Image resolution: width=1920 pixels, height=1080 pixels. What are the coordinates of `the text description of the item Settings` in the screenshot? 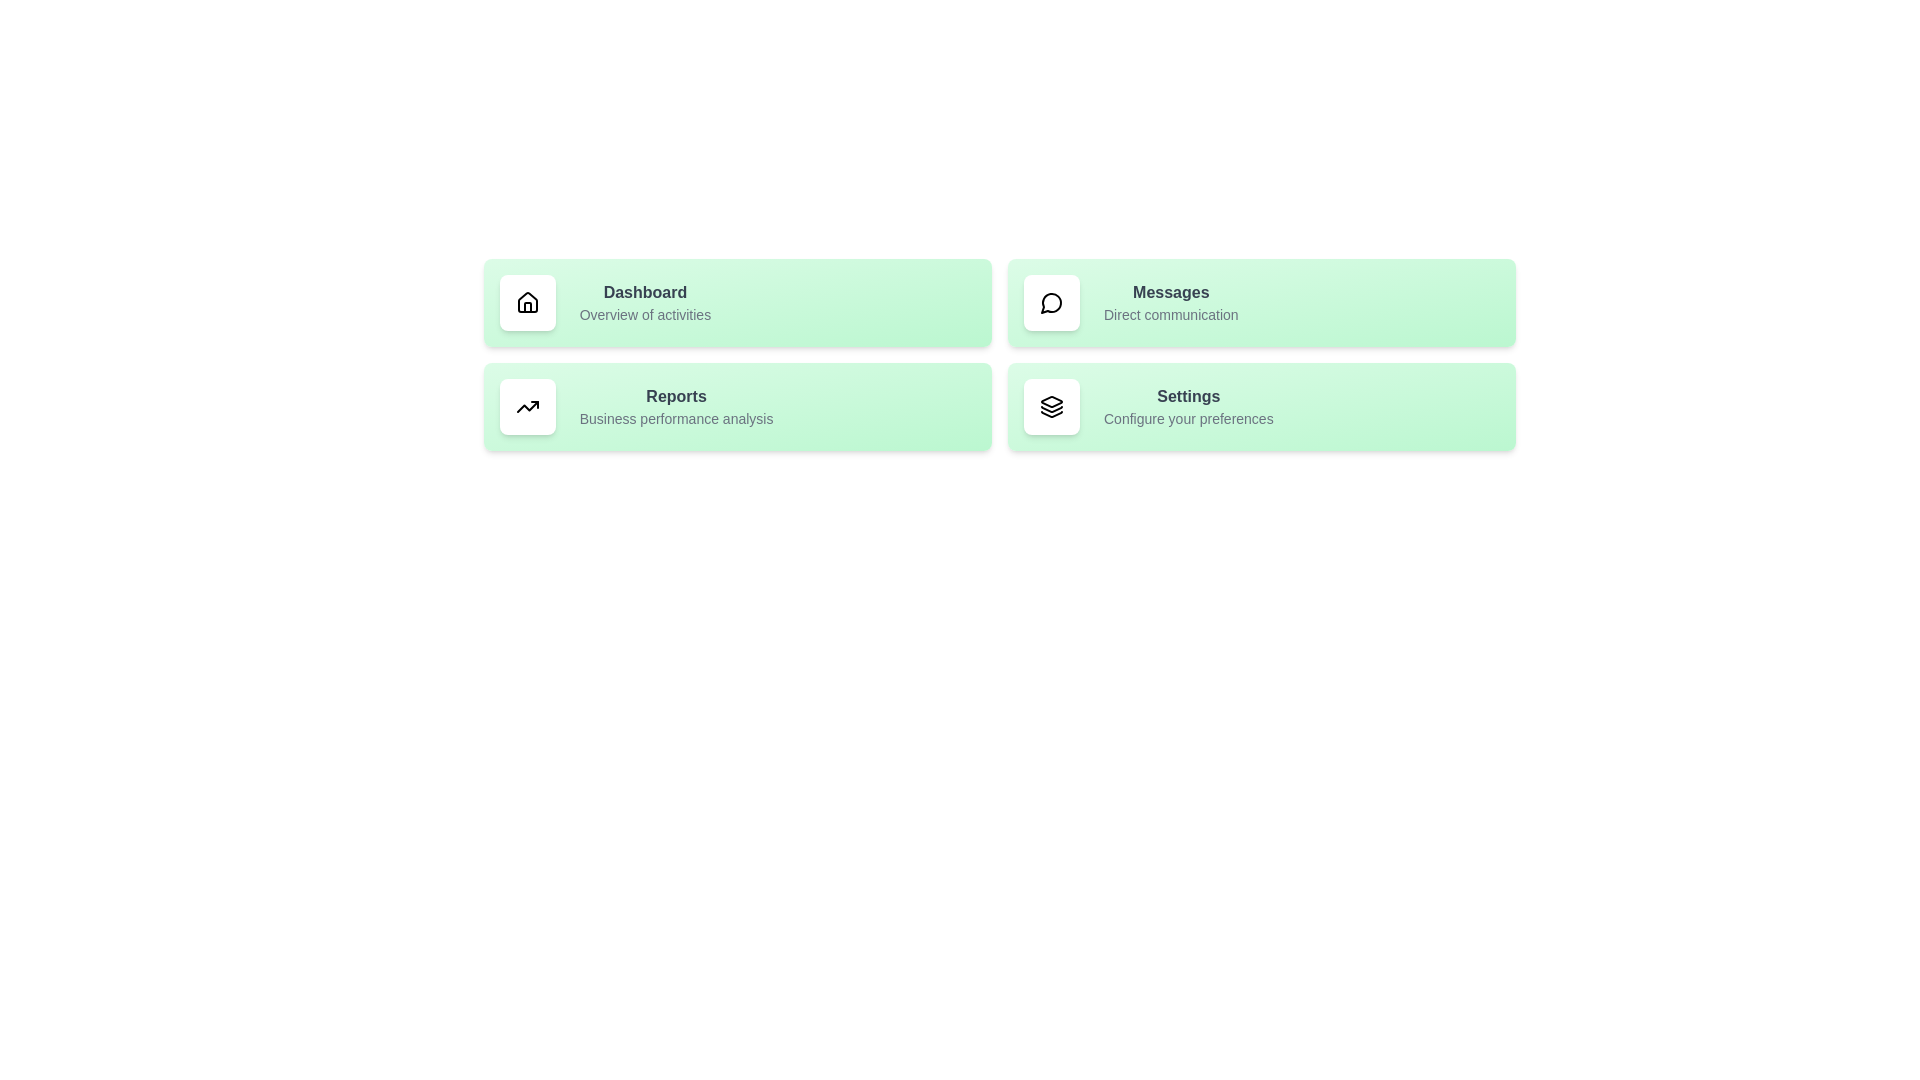 It's located at (1171, 418).